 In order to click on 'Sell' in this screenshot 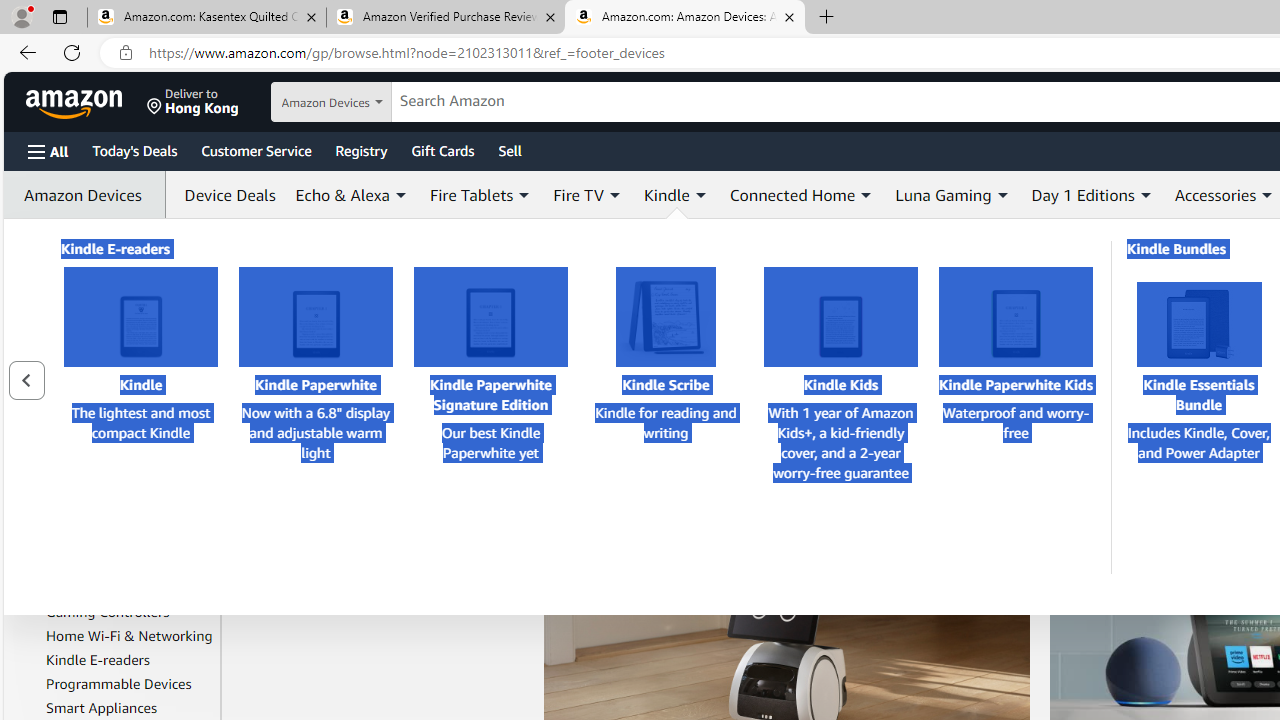, I will do `click(510, 149)`.